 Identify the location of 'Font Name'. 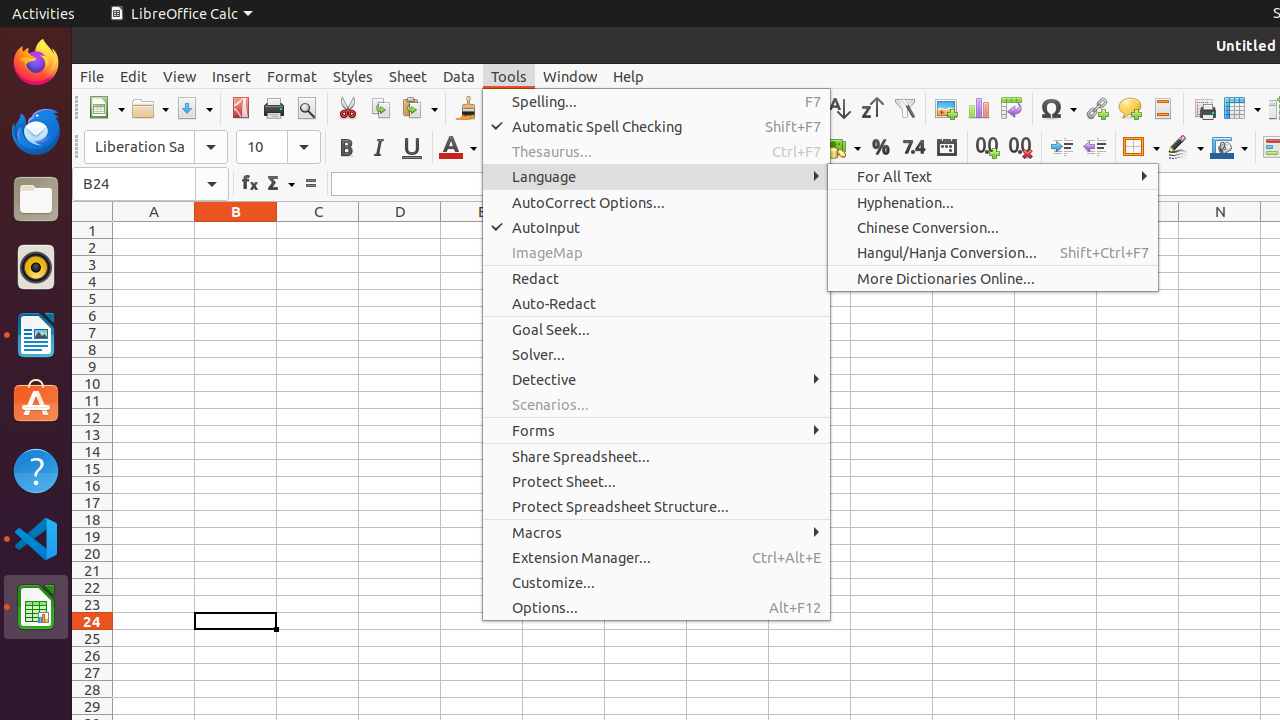
(155, 146).